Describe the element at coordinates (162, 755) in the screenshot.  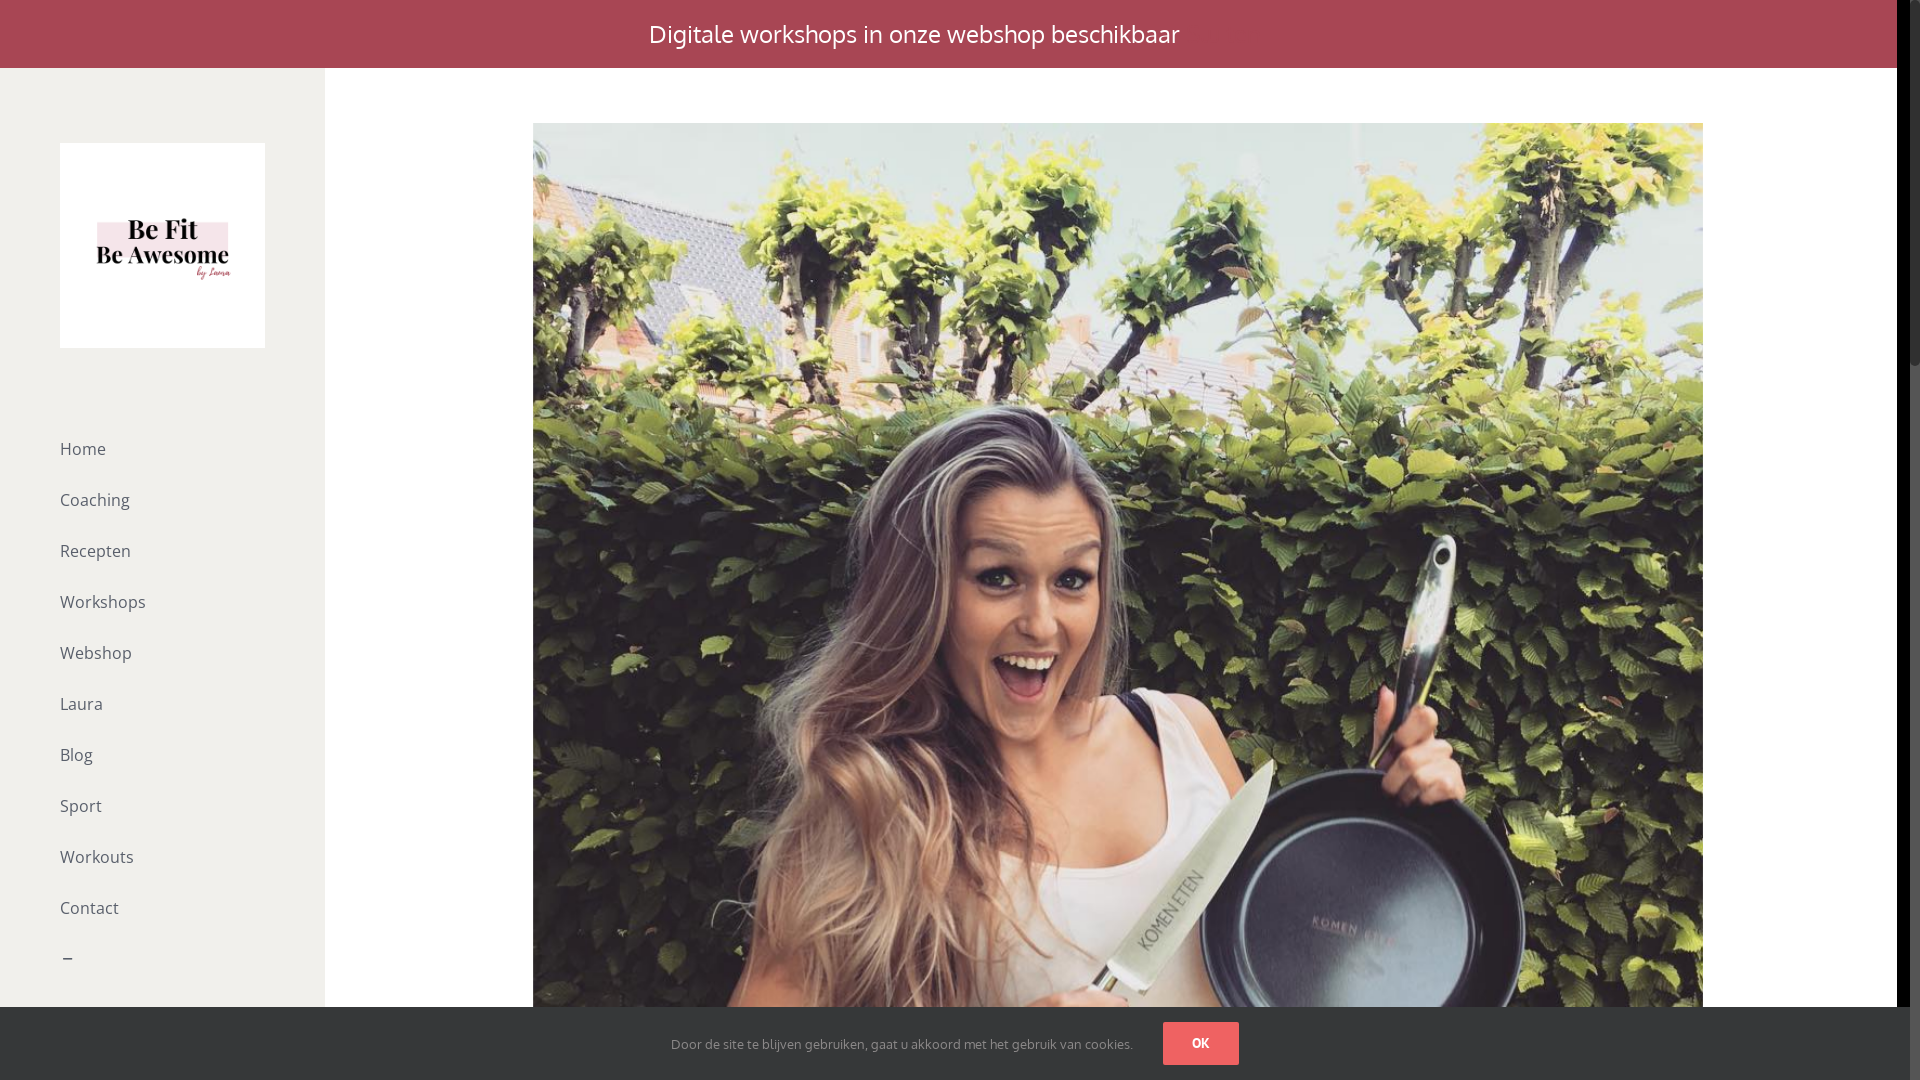
I see `'Blog'` at that location.